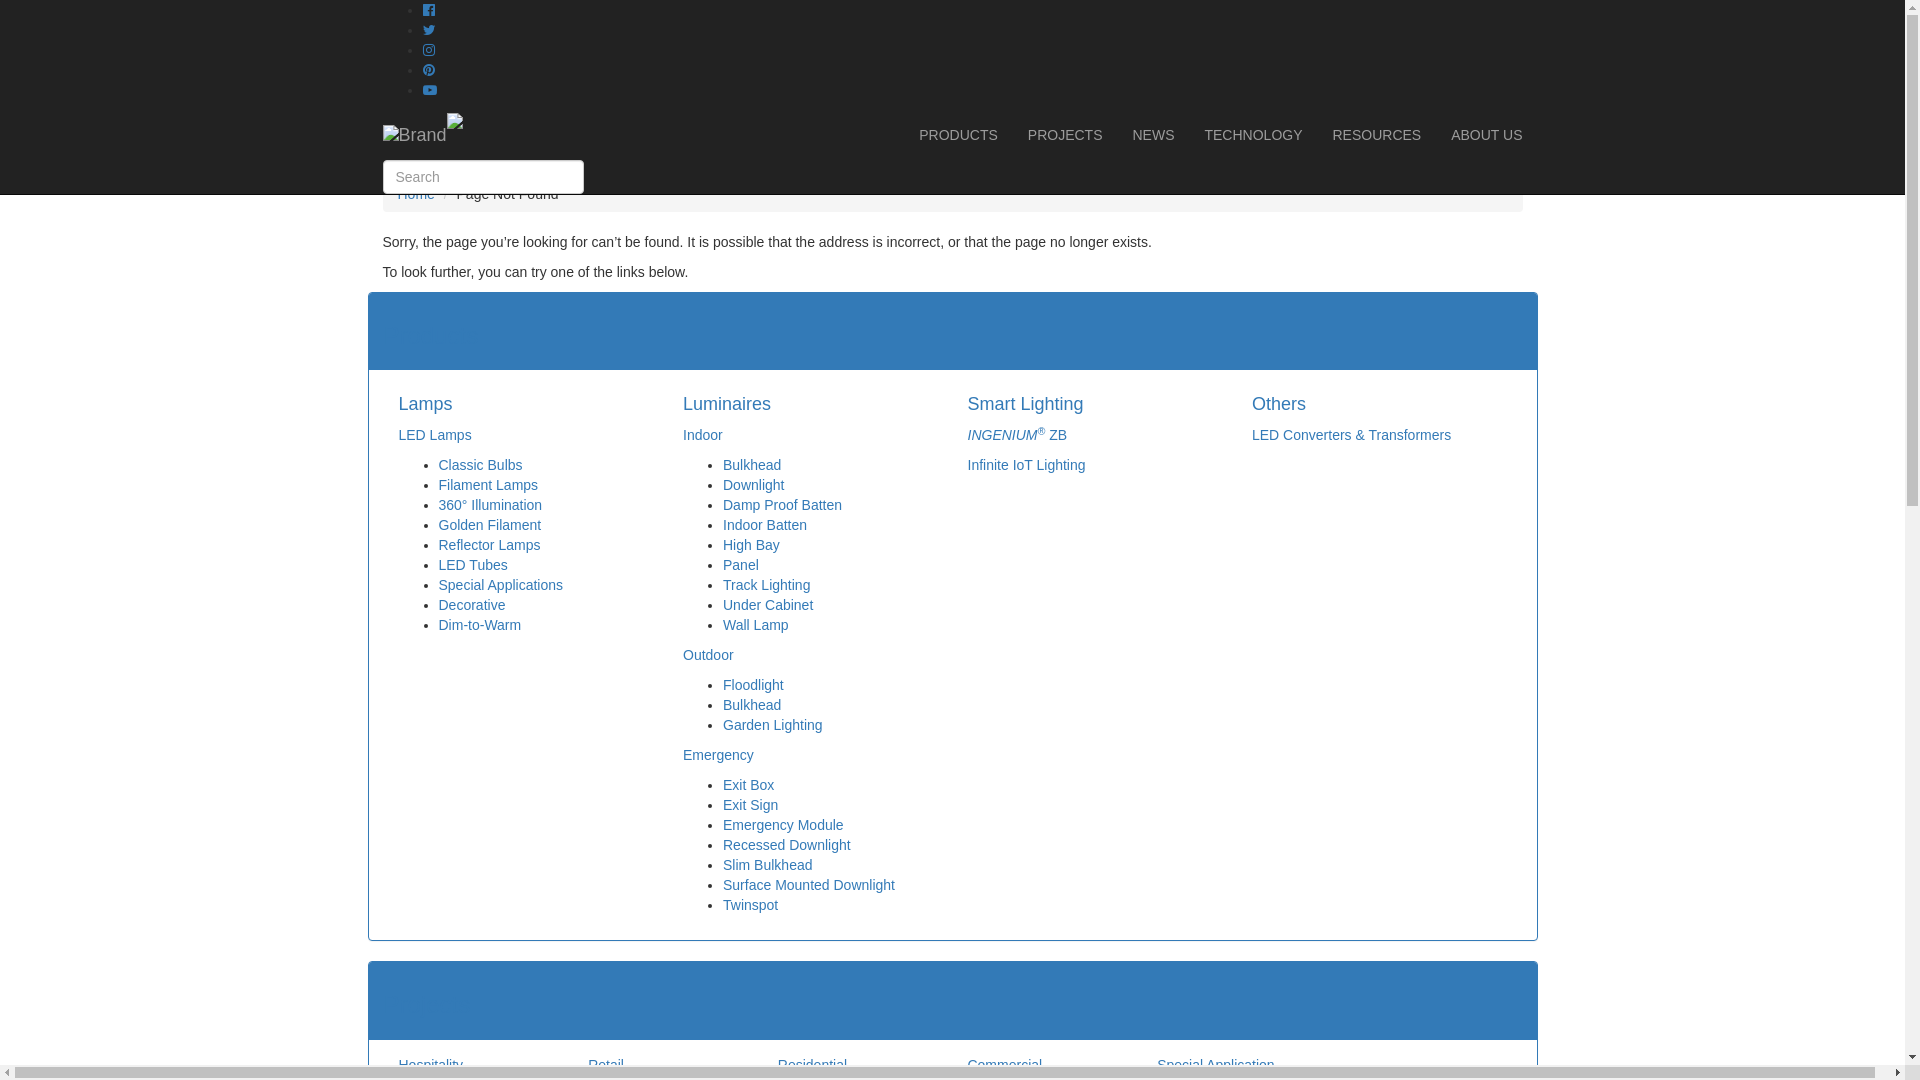 The width and height of the screenshot is (1920, 1080). Describe the element at coordinates (1152, 135) in the screenshot. I see `'NEWS'` at that location.